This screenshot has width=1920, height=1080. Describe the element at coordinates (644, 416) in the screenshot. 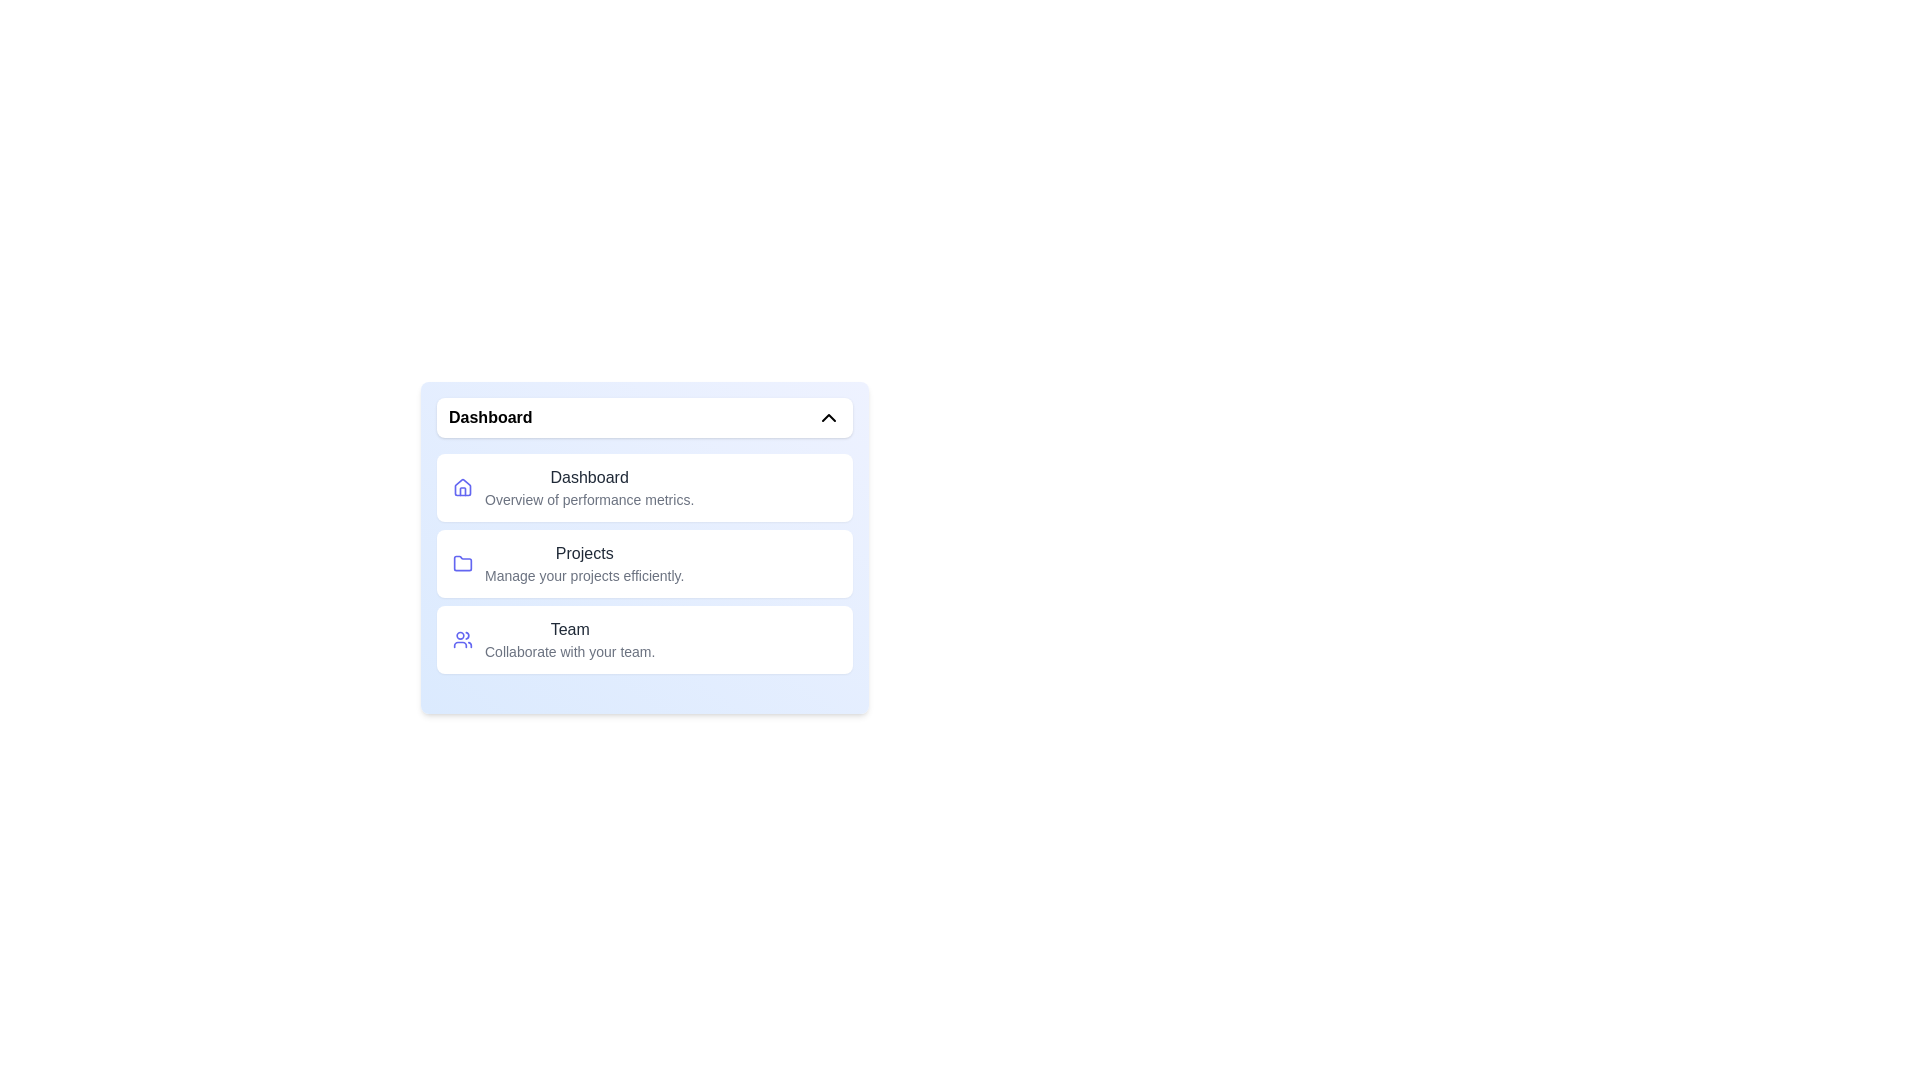

I see `the toggle button to close the menu` at that location.